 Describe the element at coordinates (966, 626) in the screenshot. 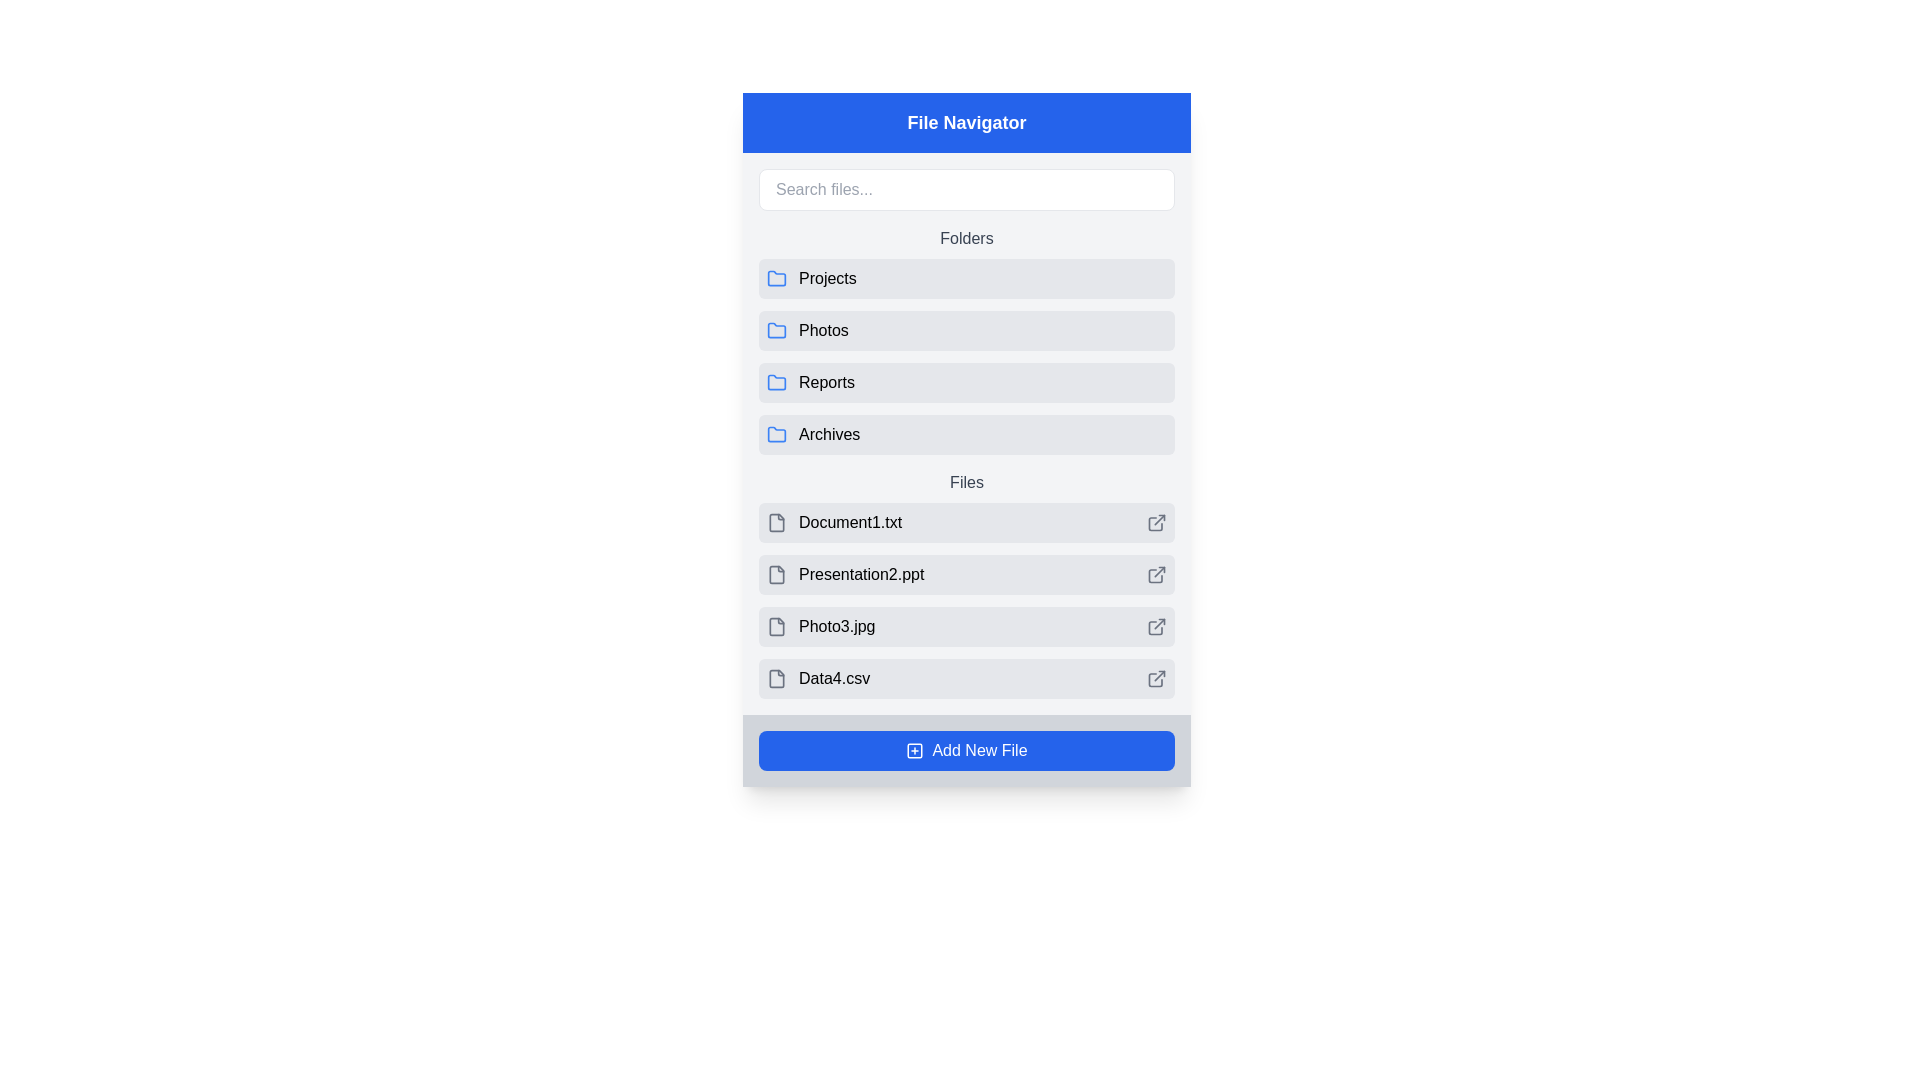

I see `to select the file item labeled 'Photo3.jpg' in the 'Files' list, which is the third item in the vertical list` at that location.